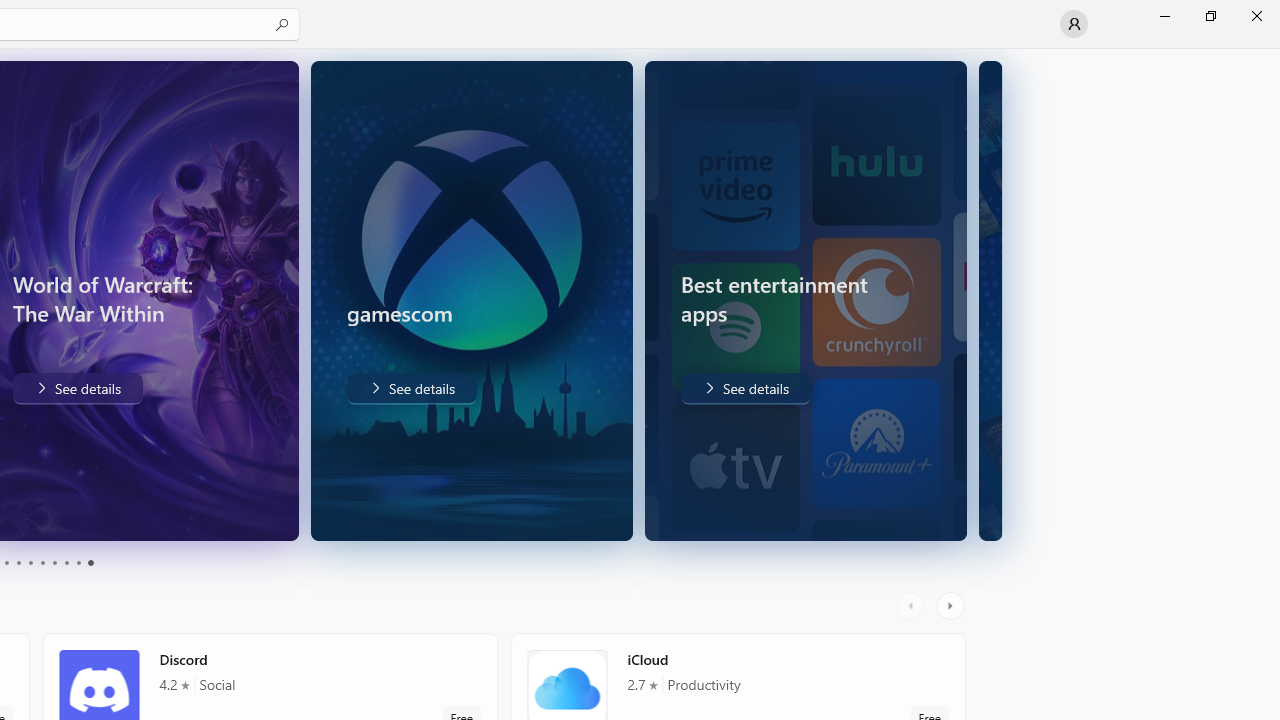  Describe the element at coordinates (1255, 15) in the screenshot. I see `'Close Microsoft Store'` at that location.